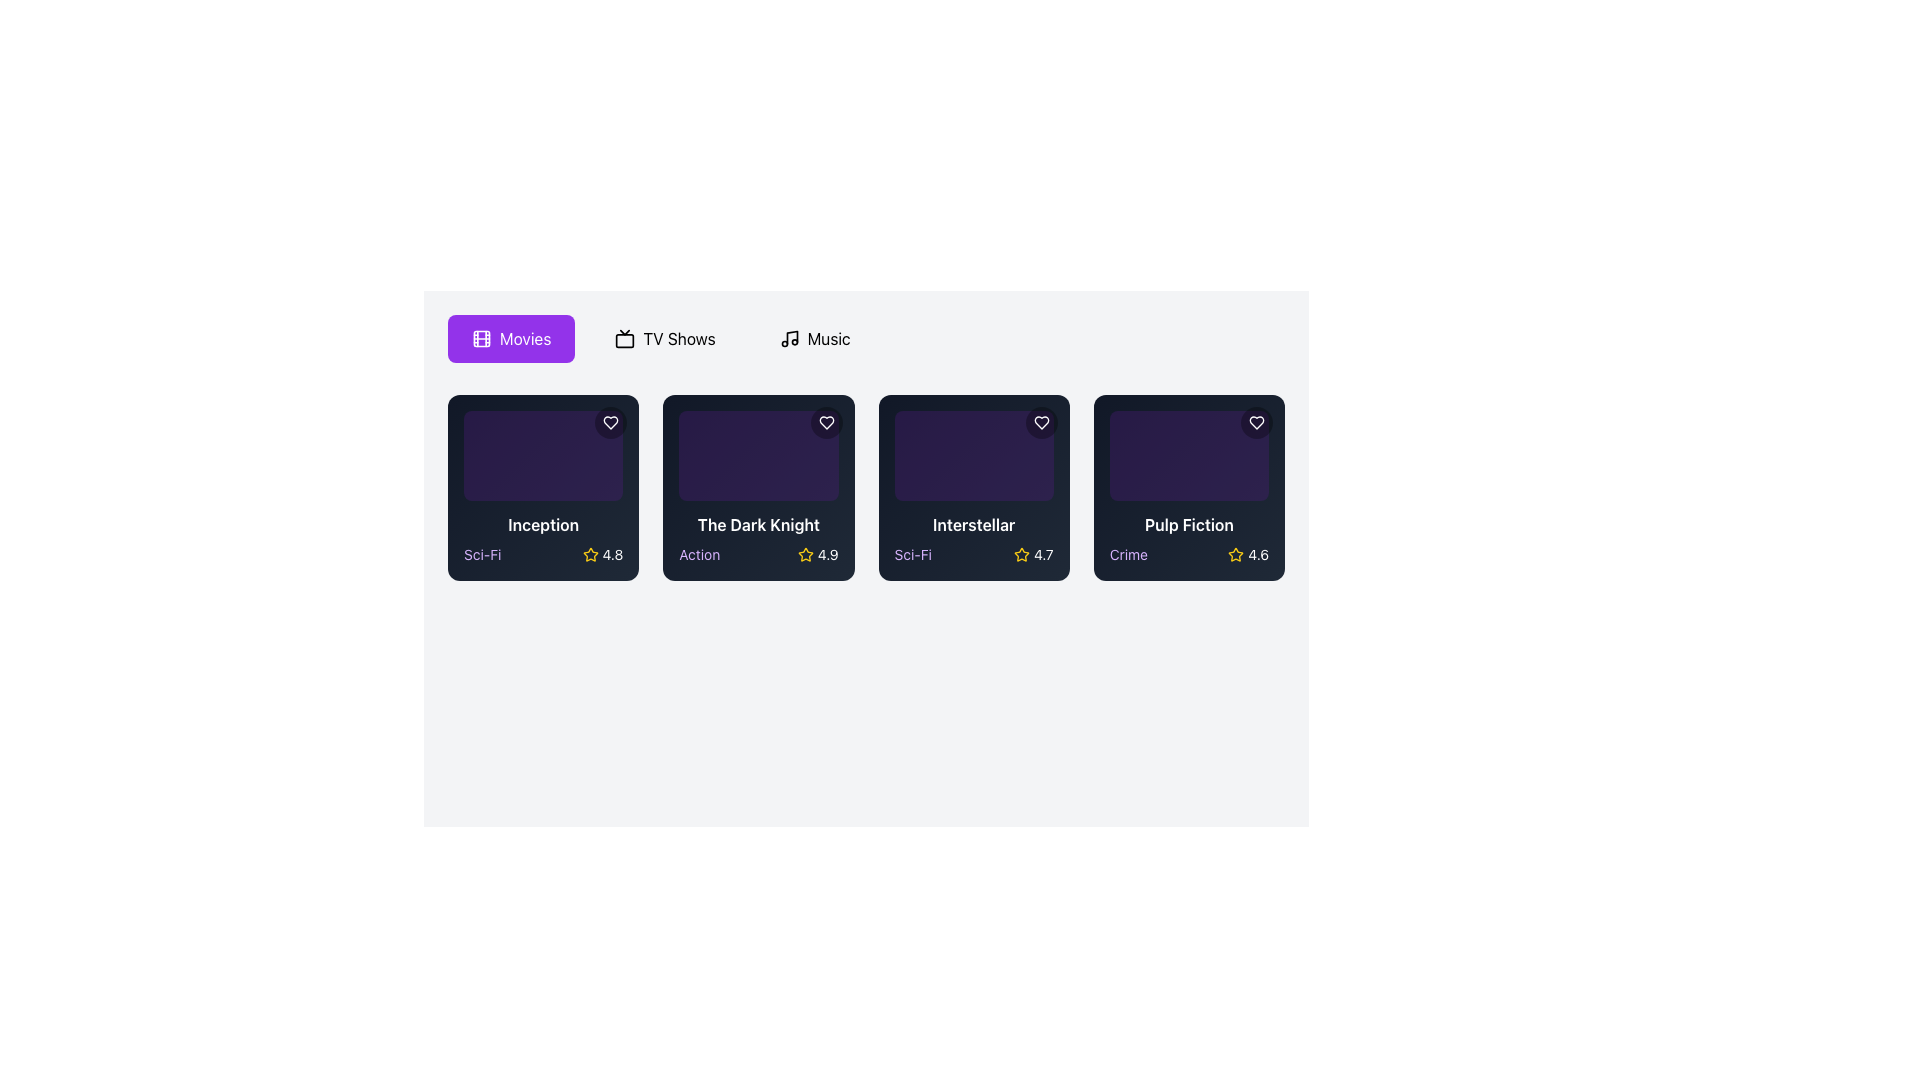  Describe the element at coordinates (610, 422) in the screenshot. I see `the heart icon located in the top-right corner of the 'Inception' movie card to trigger the tooltip or animation` at that location.